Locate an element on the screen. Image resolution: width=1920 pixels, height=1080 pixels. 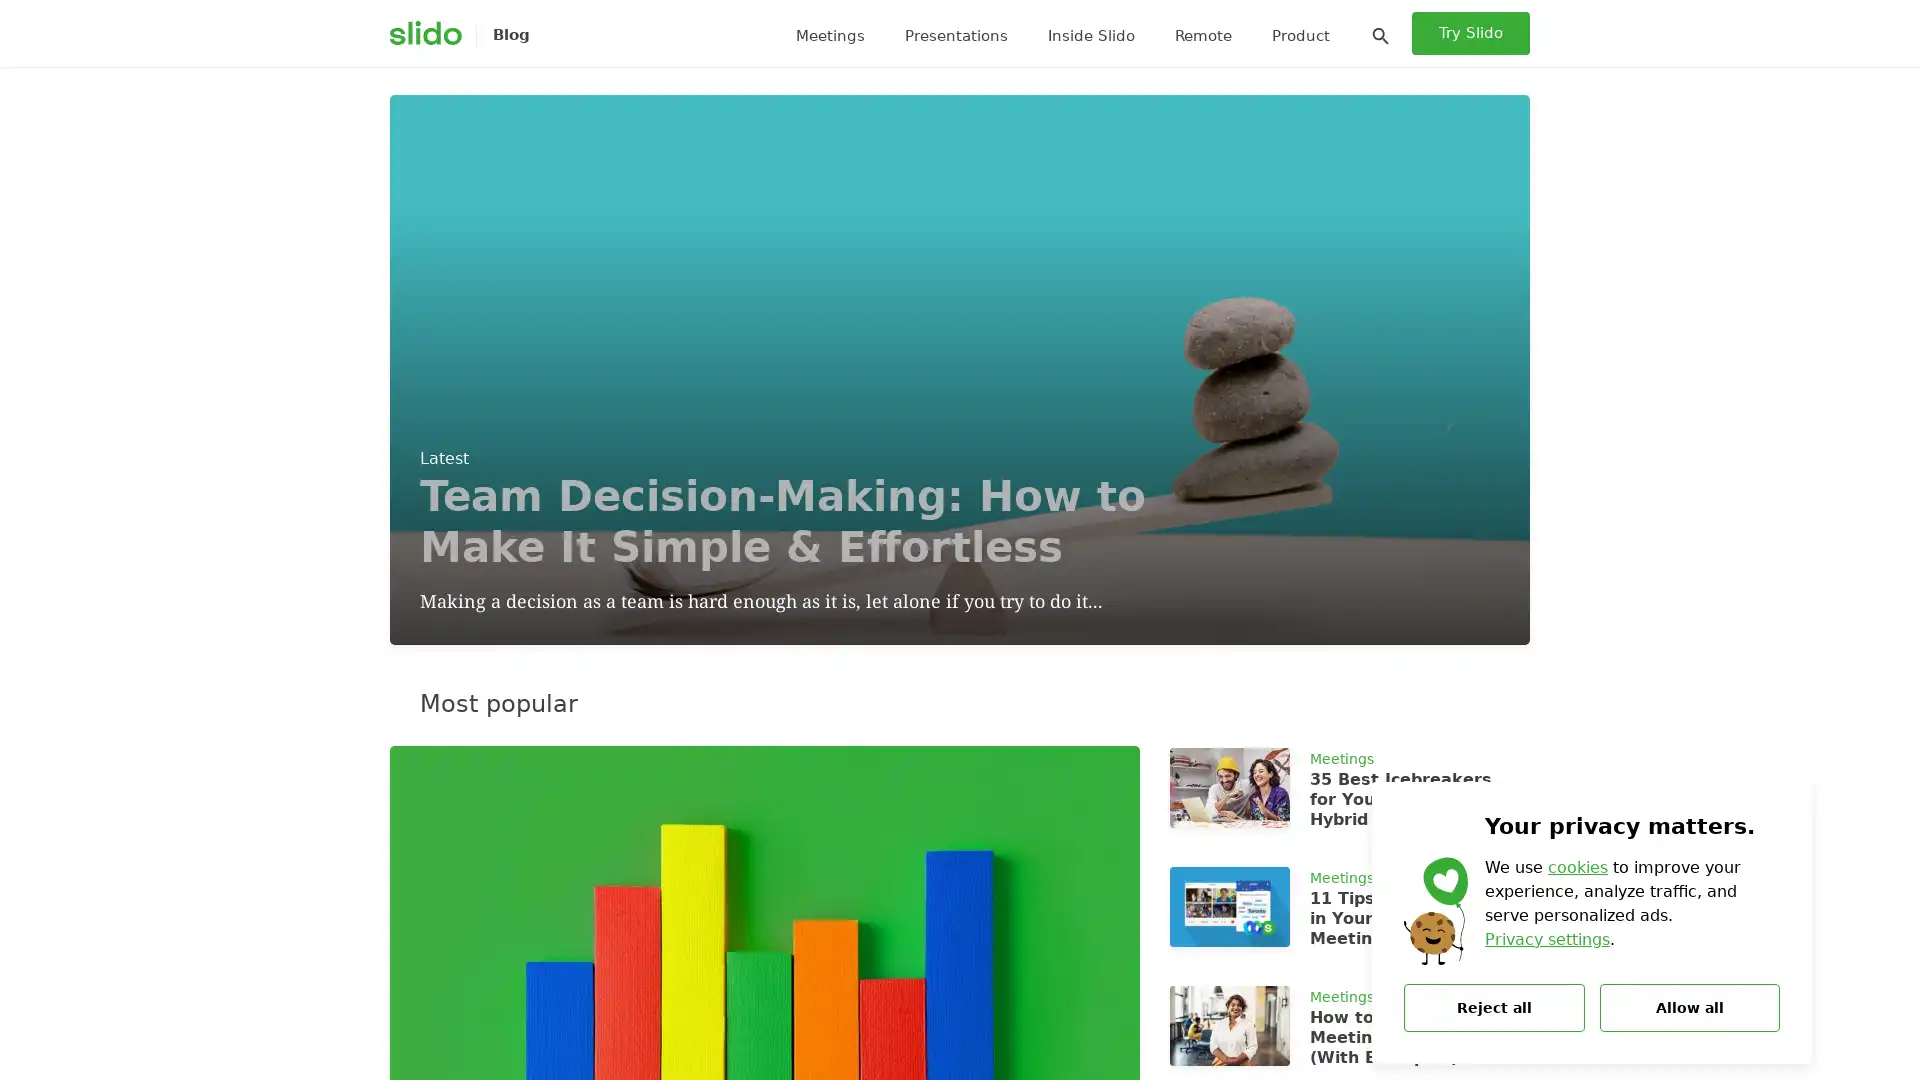
Allow all is located at coordinates (1688, 1007).